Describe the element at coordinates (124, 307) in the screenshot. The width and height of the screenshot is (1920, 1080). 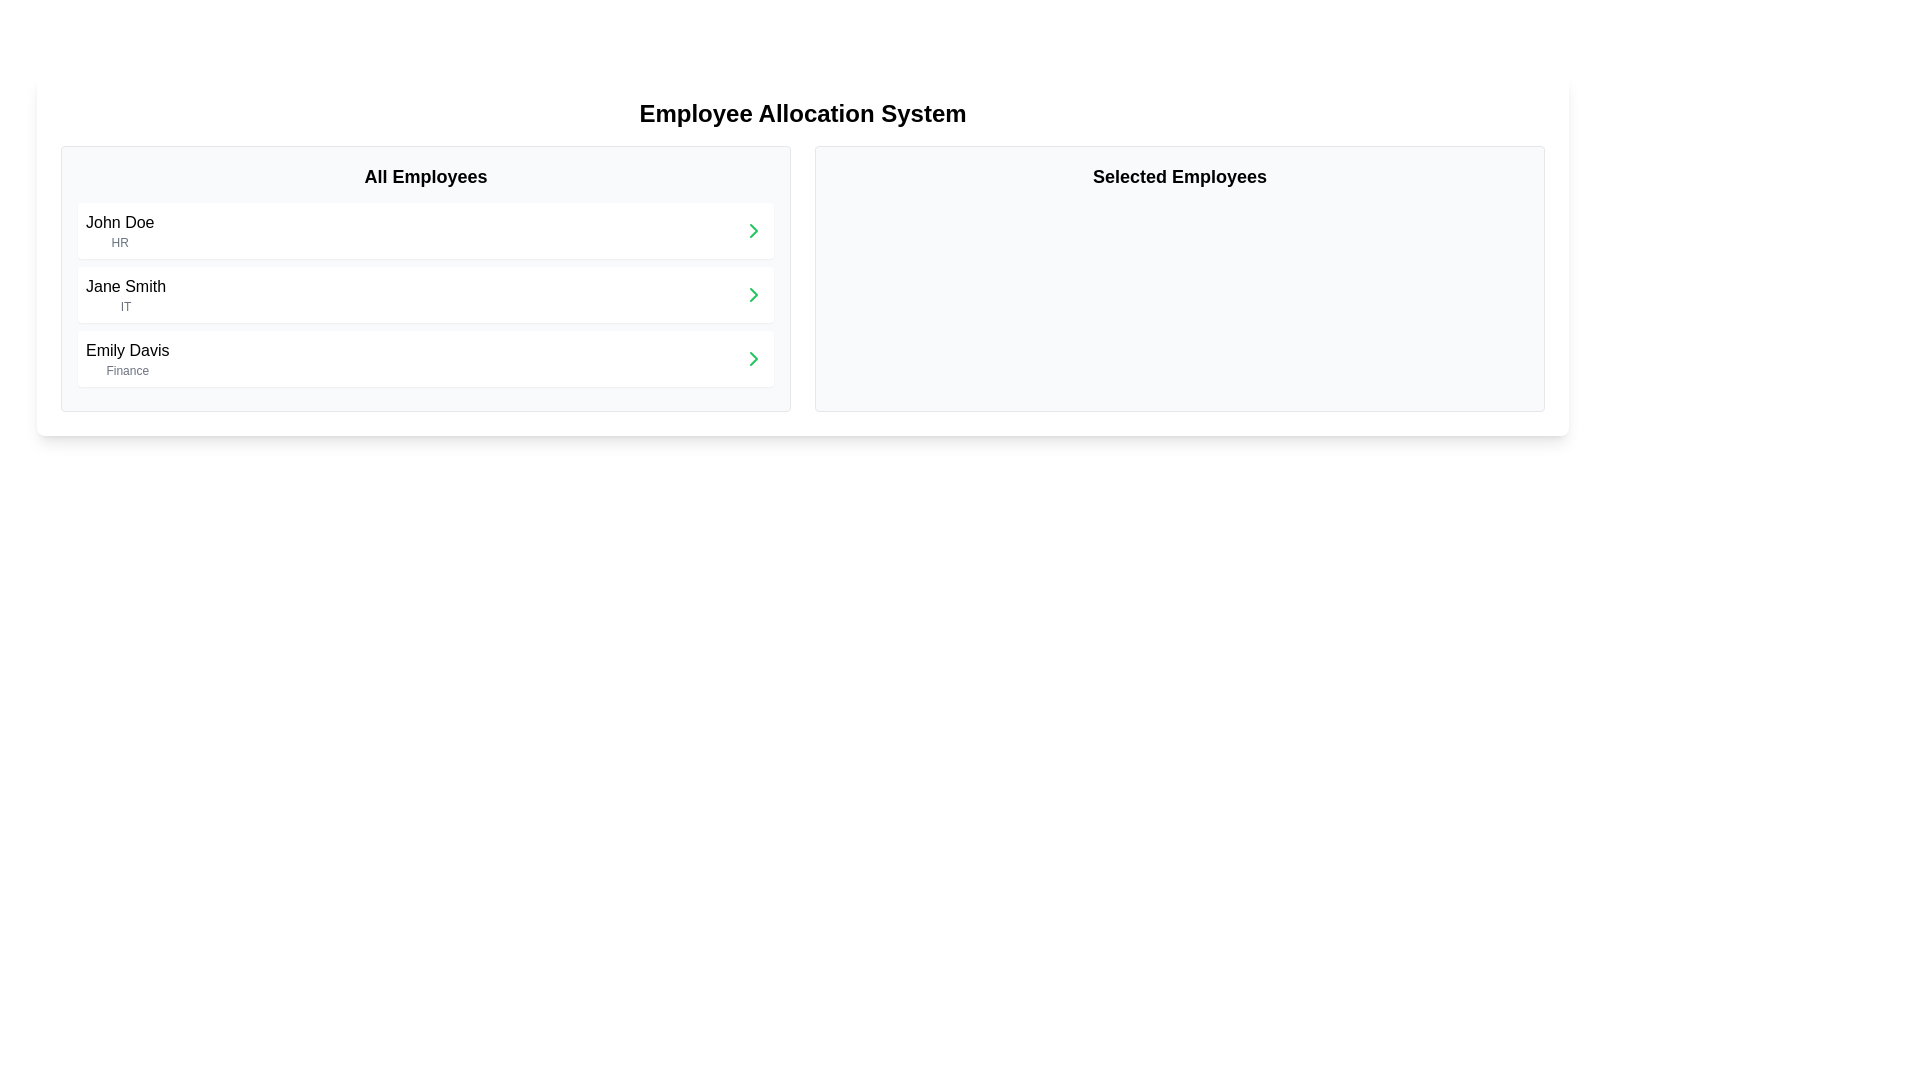
I see `the Text Label element displaying 'IT' in small, light gray font, positioned beneath the name 'Jane Smith' in the 'All Employees' section` at that location.